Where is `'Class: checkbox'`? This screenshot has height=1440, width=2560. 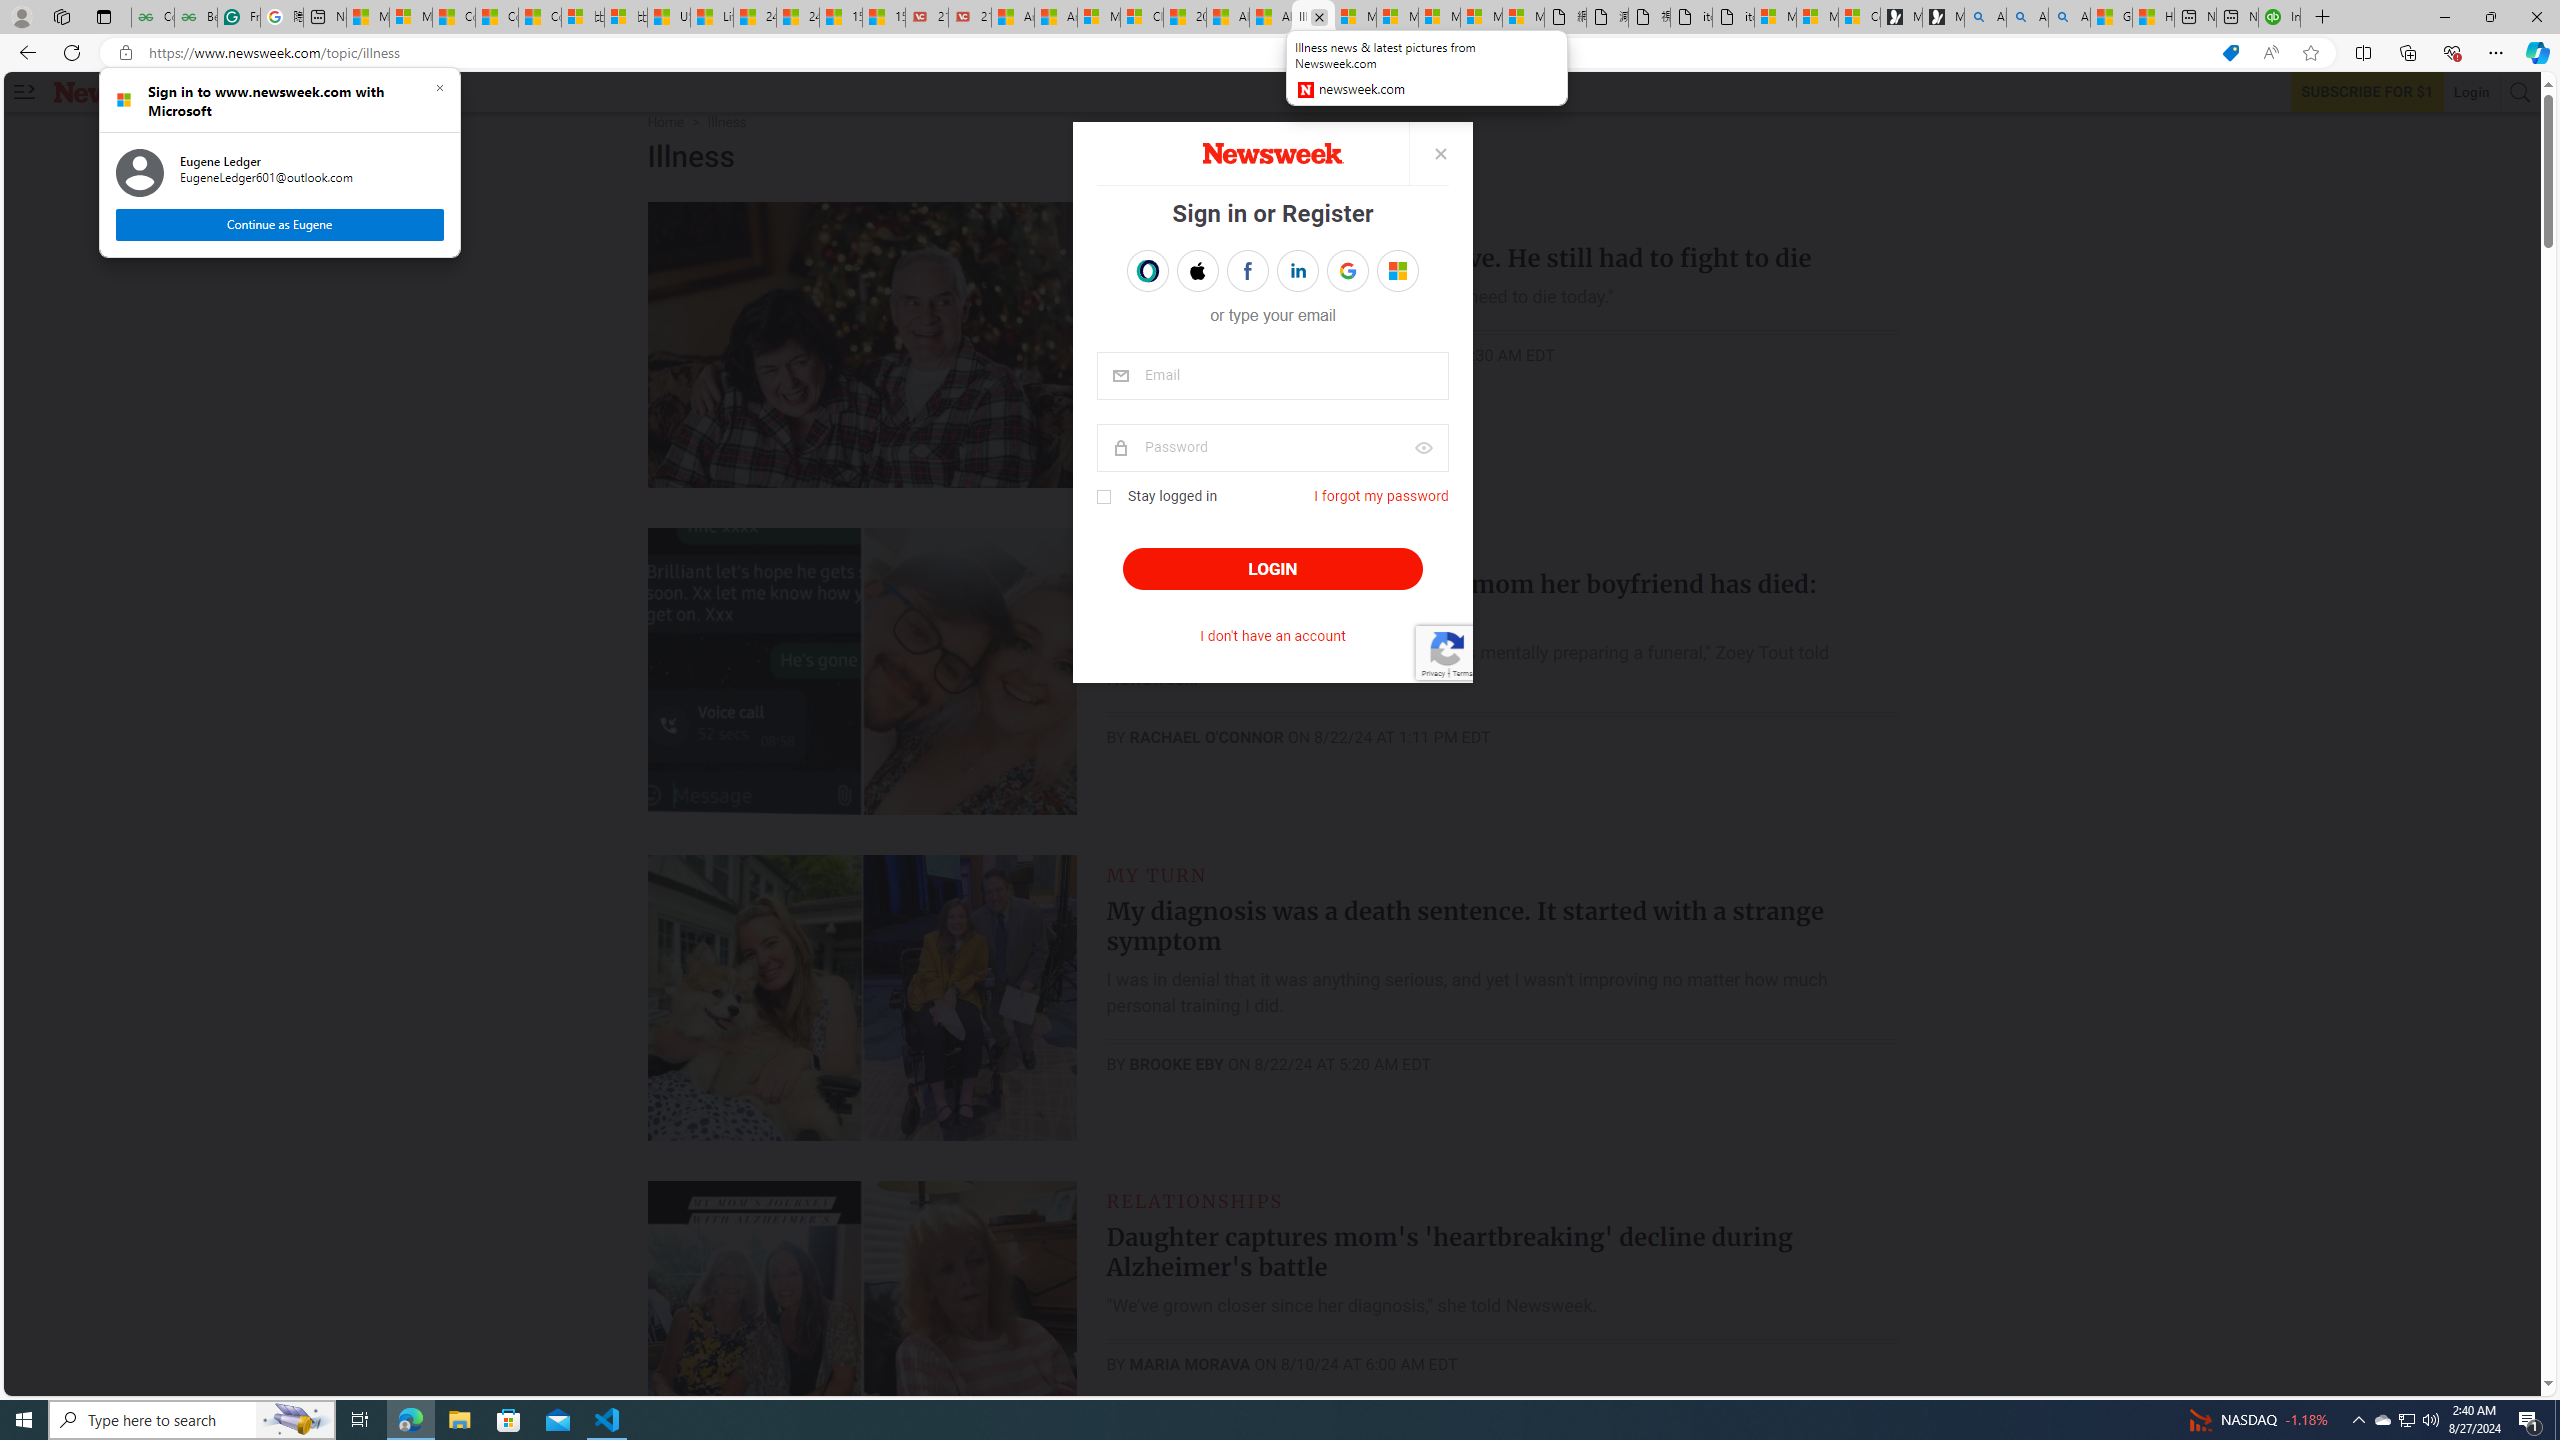
'Class: checkbox' is located at coordinates (1102, 497).